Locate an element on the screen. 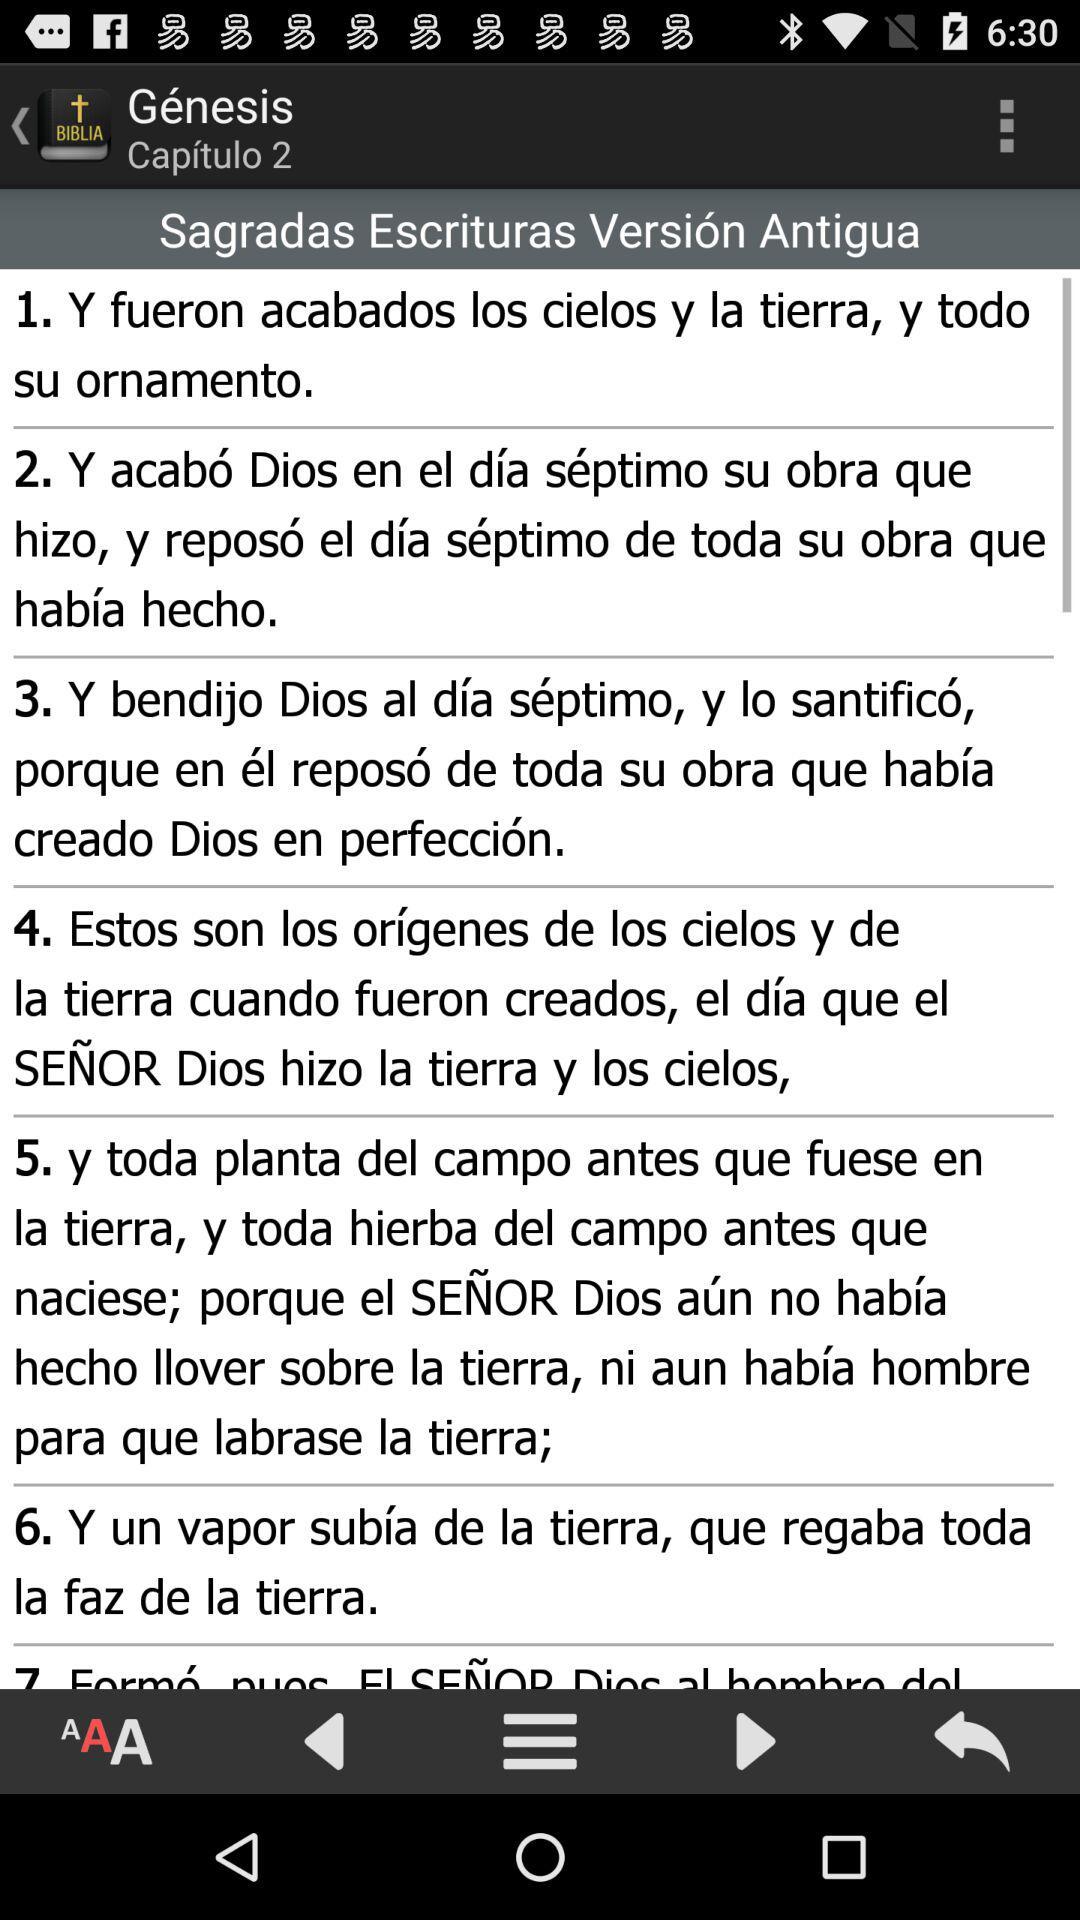  item above 5 y toda is located at coordinates (530, 1001).